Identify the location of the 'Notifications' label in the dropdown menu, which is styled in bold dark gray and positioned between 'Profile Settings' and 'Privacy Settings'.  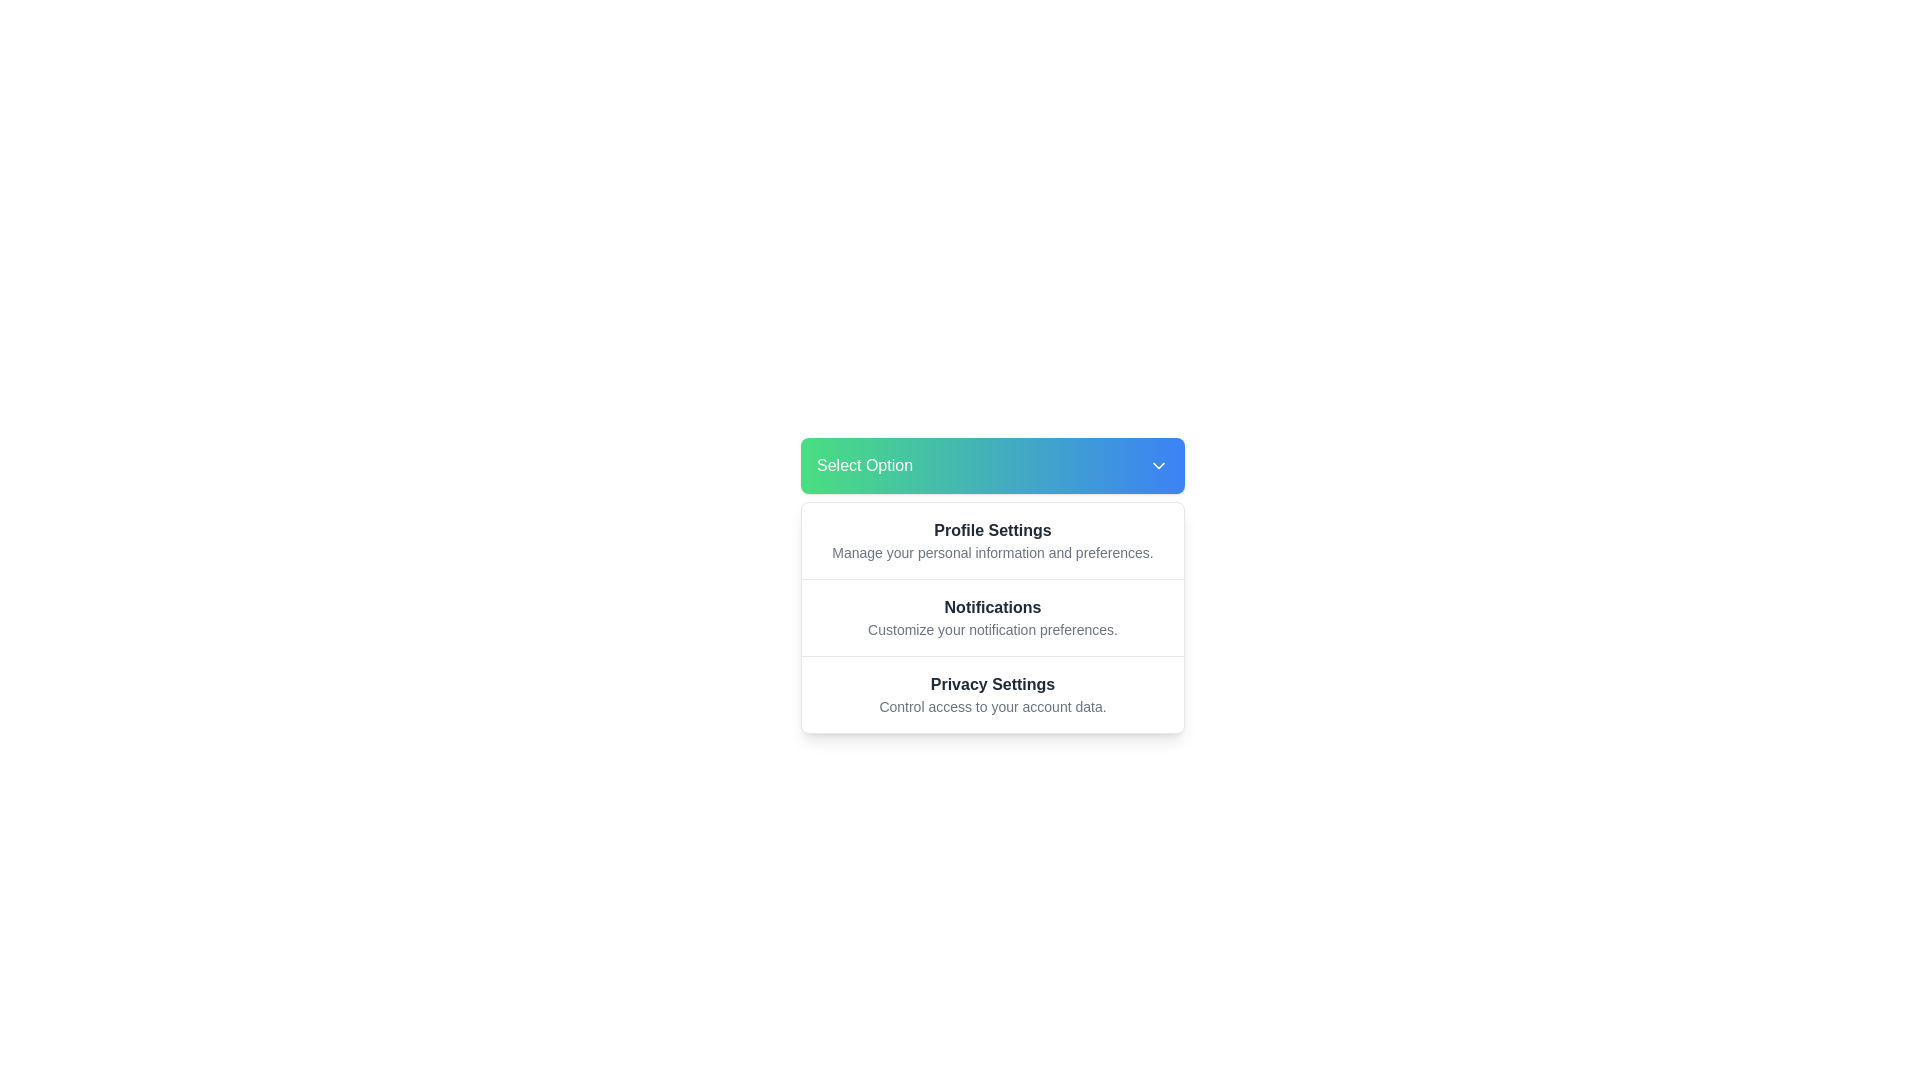
(993, 607).